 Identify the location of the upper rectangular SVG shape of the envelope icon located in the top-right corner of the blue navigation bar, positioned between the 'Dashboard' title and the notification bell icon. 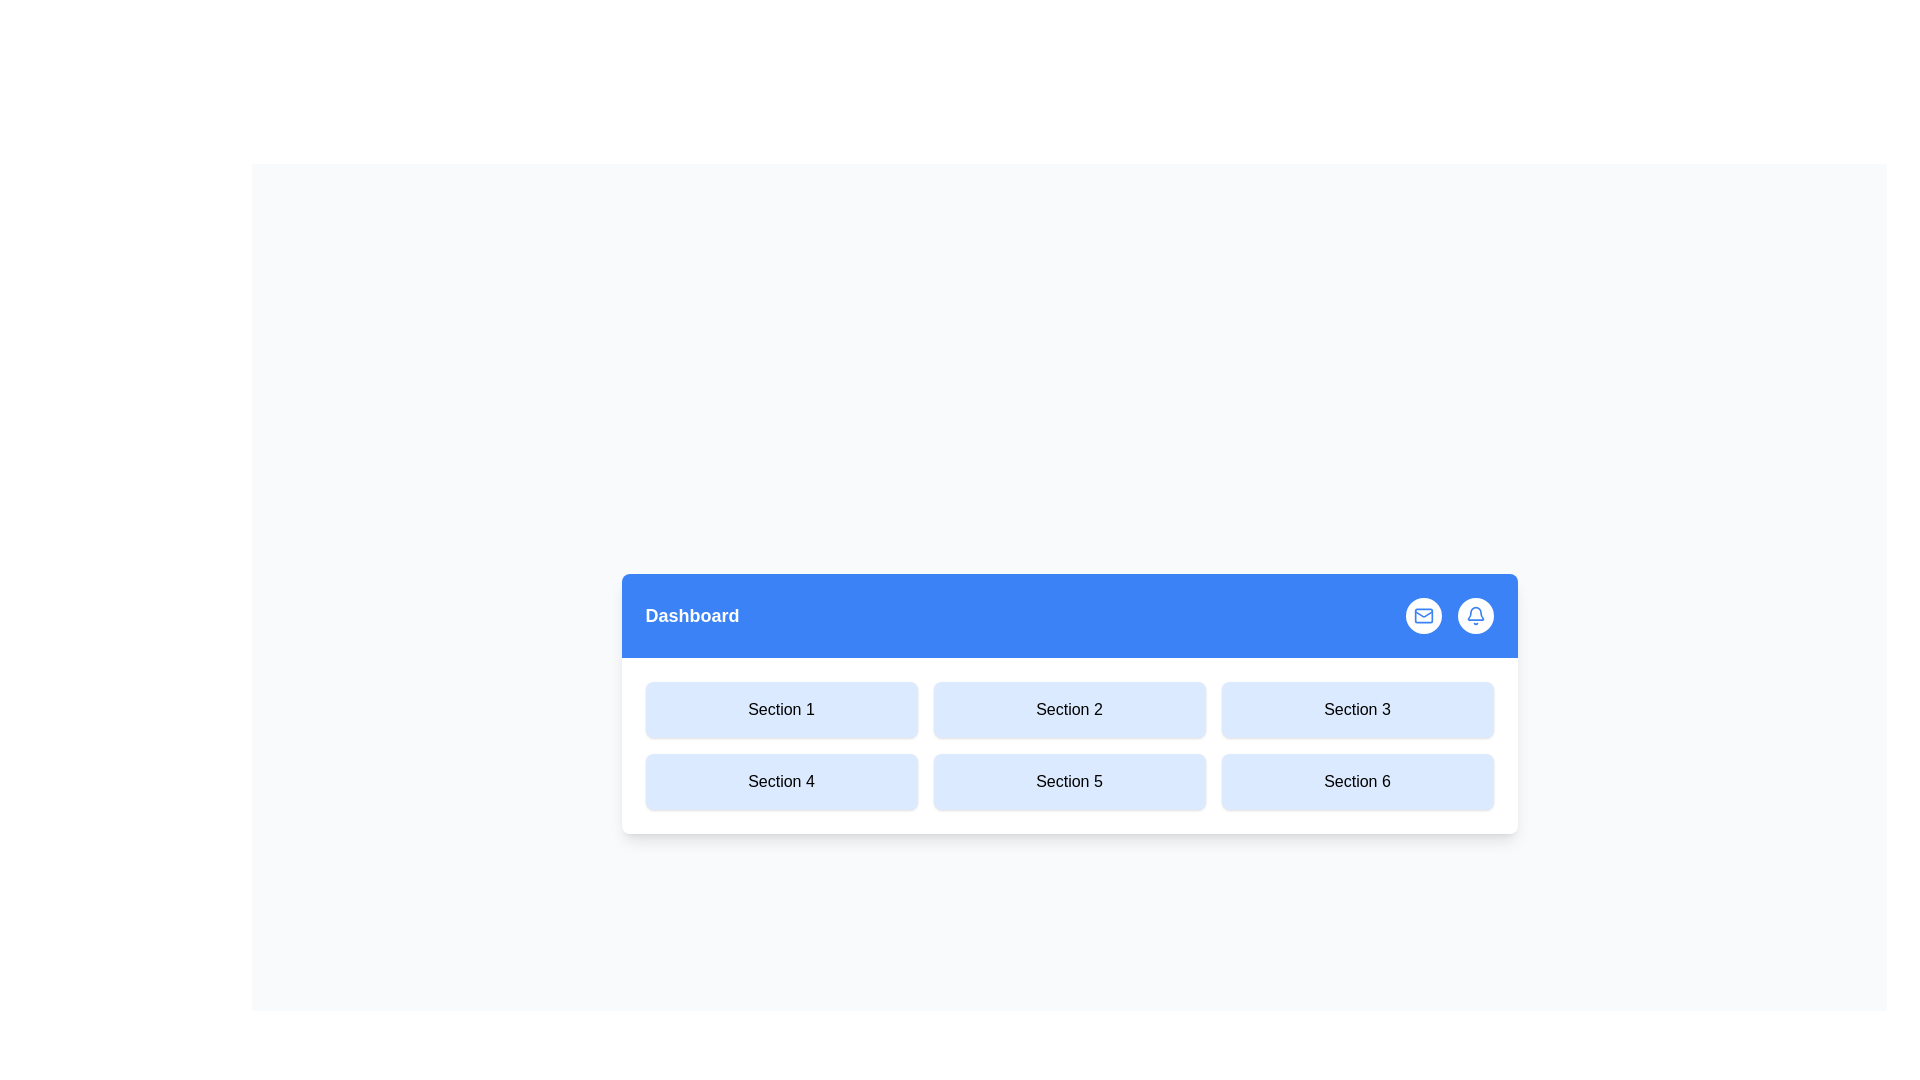
(1422, 615).